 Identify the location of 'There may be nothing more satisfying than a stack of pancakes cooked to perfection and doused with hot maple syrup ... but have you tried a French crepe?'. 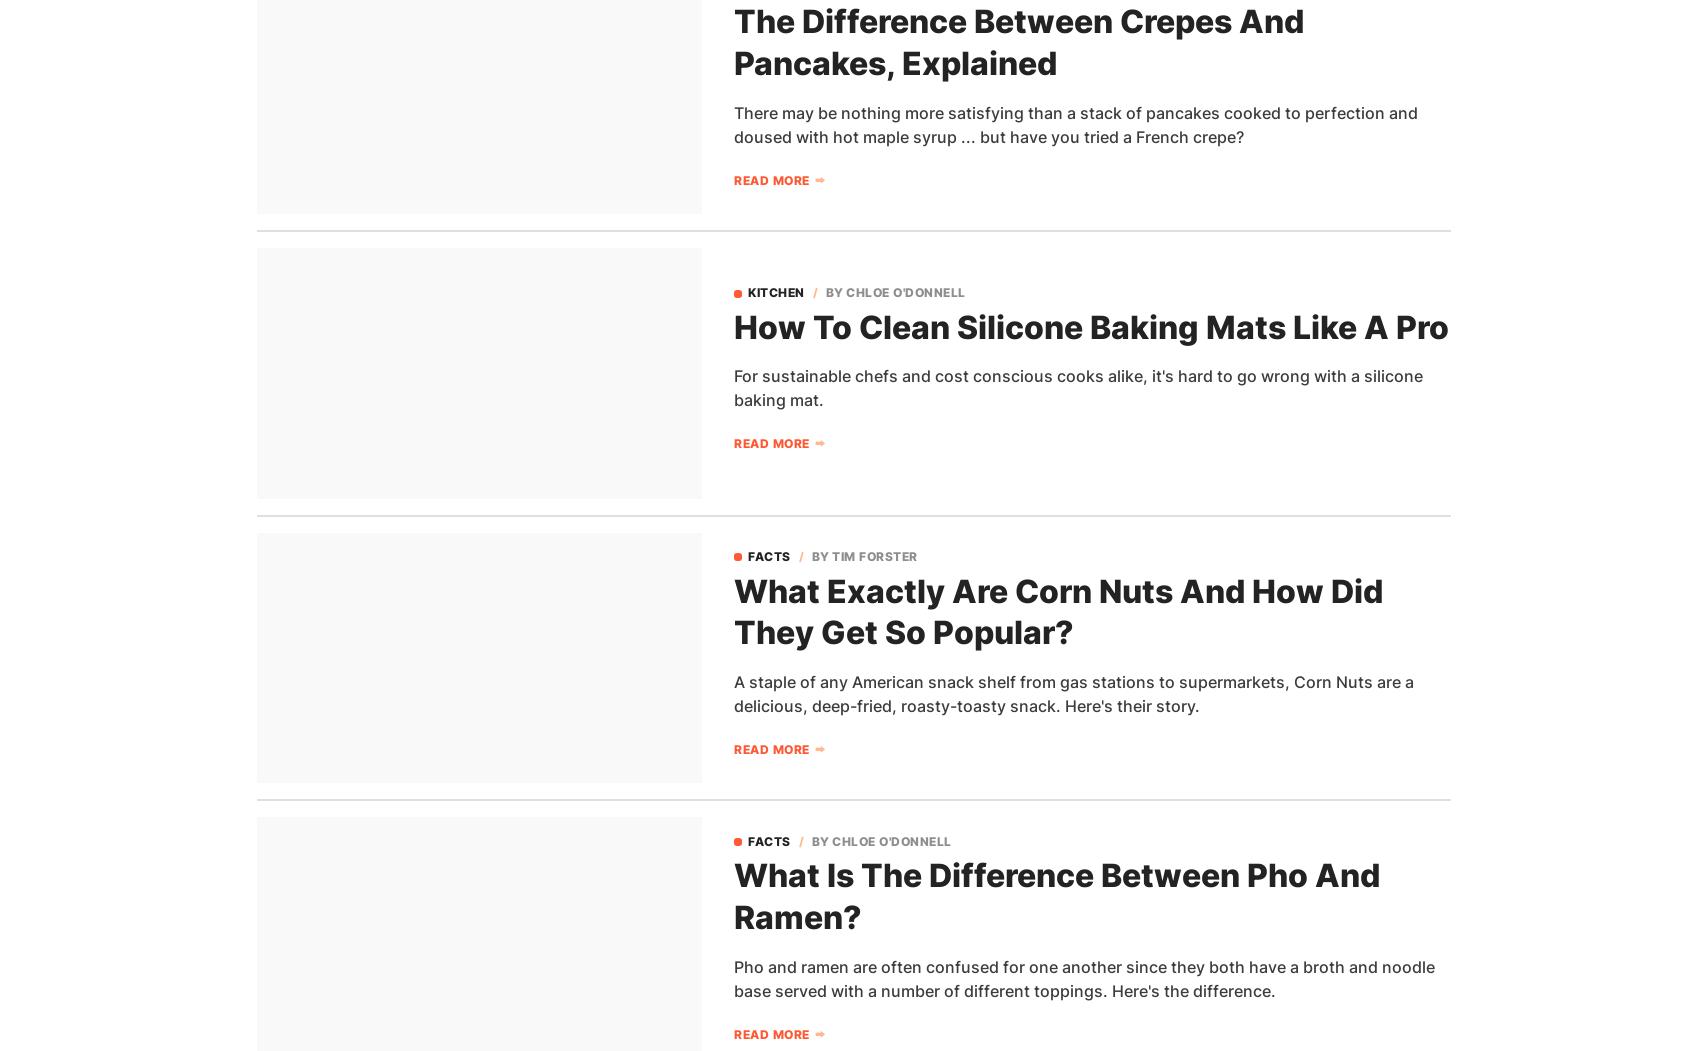
(734, 123).